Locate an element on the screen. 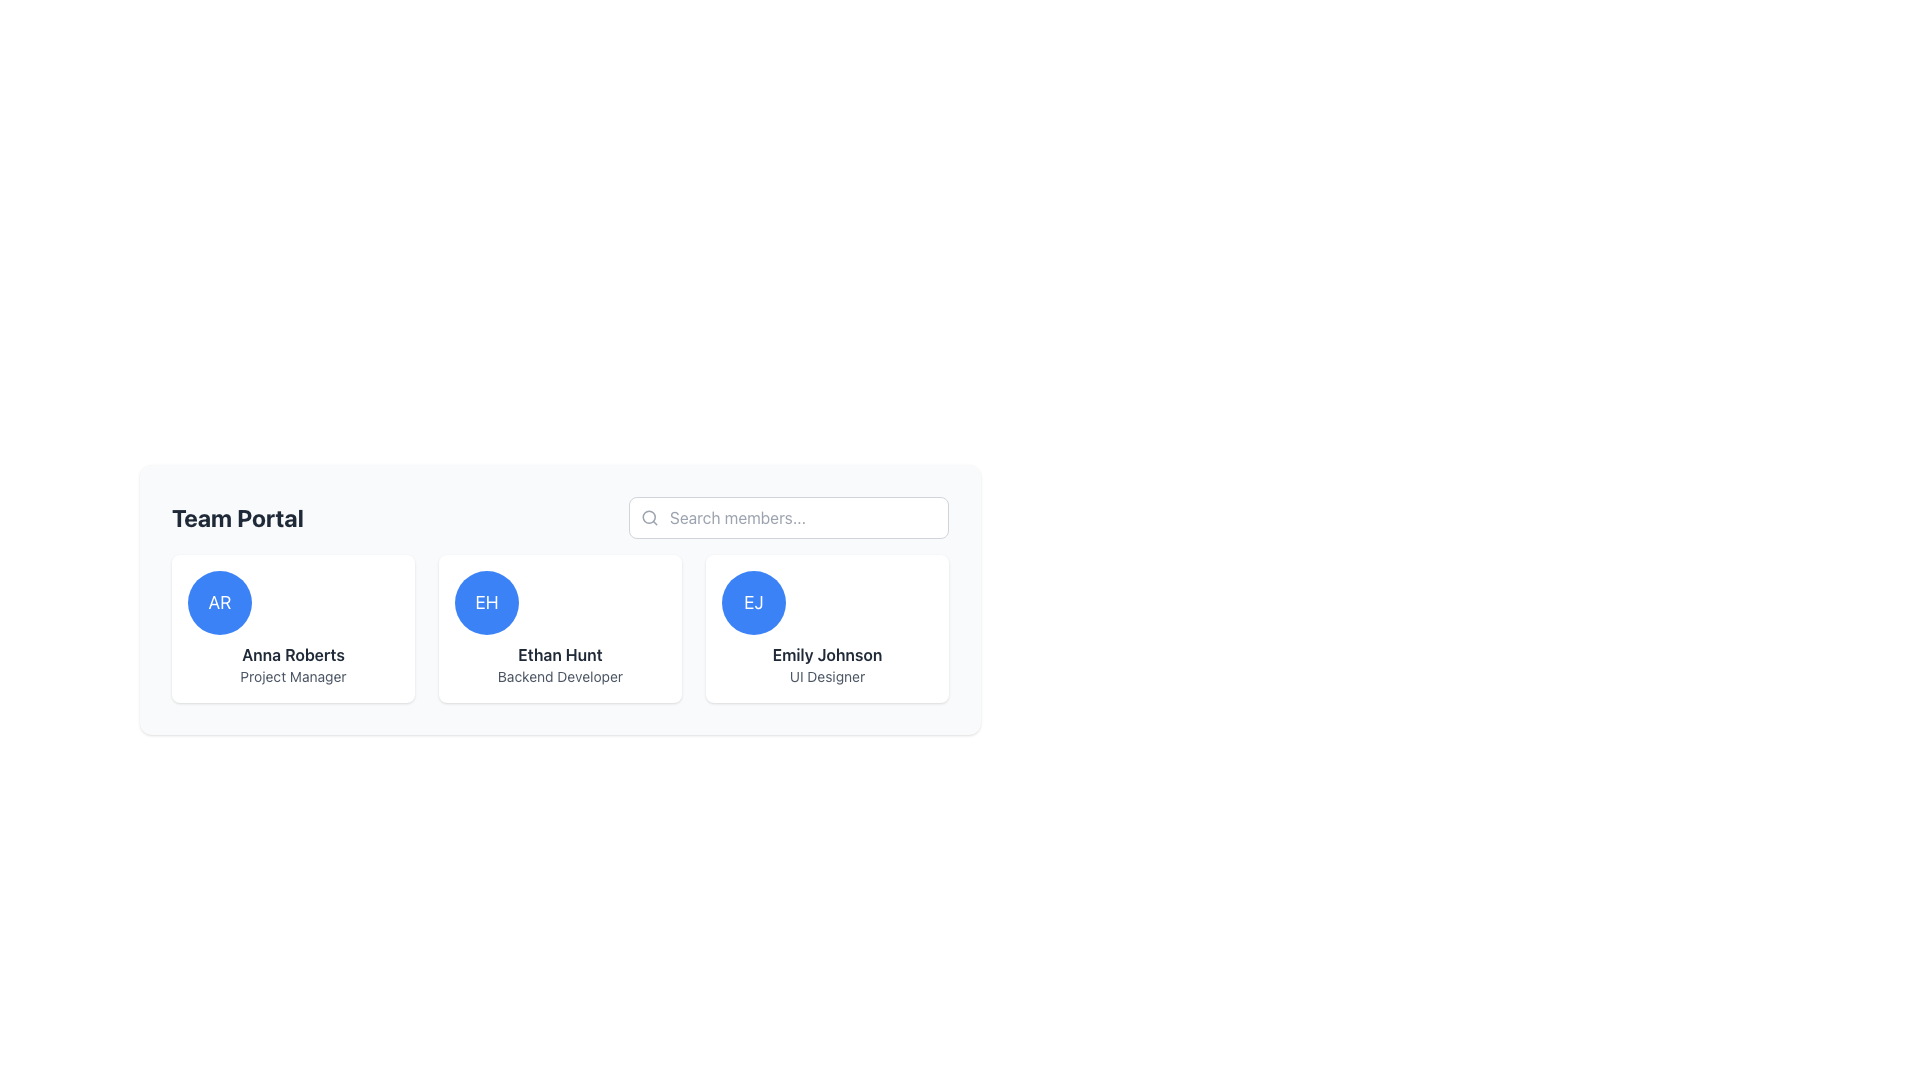  the circle element of the magnifying glass icon, which represents search functionality, located to the left of the input field labeled 'Search members...' is located at coordinates (649, 516).